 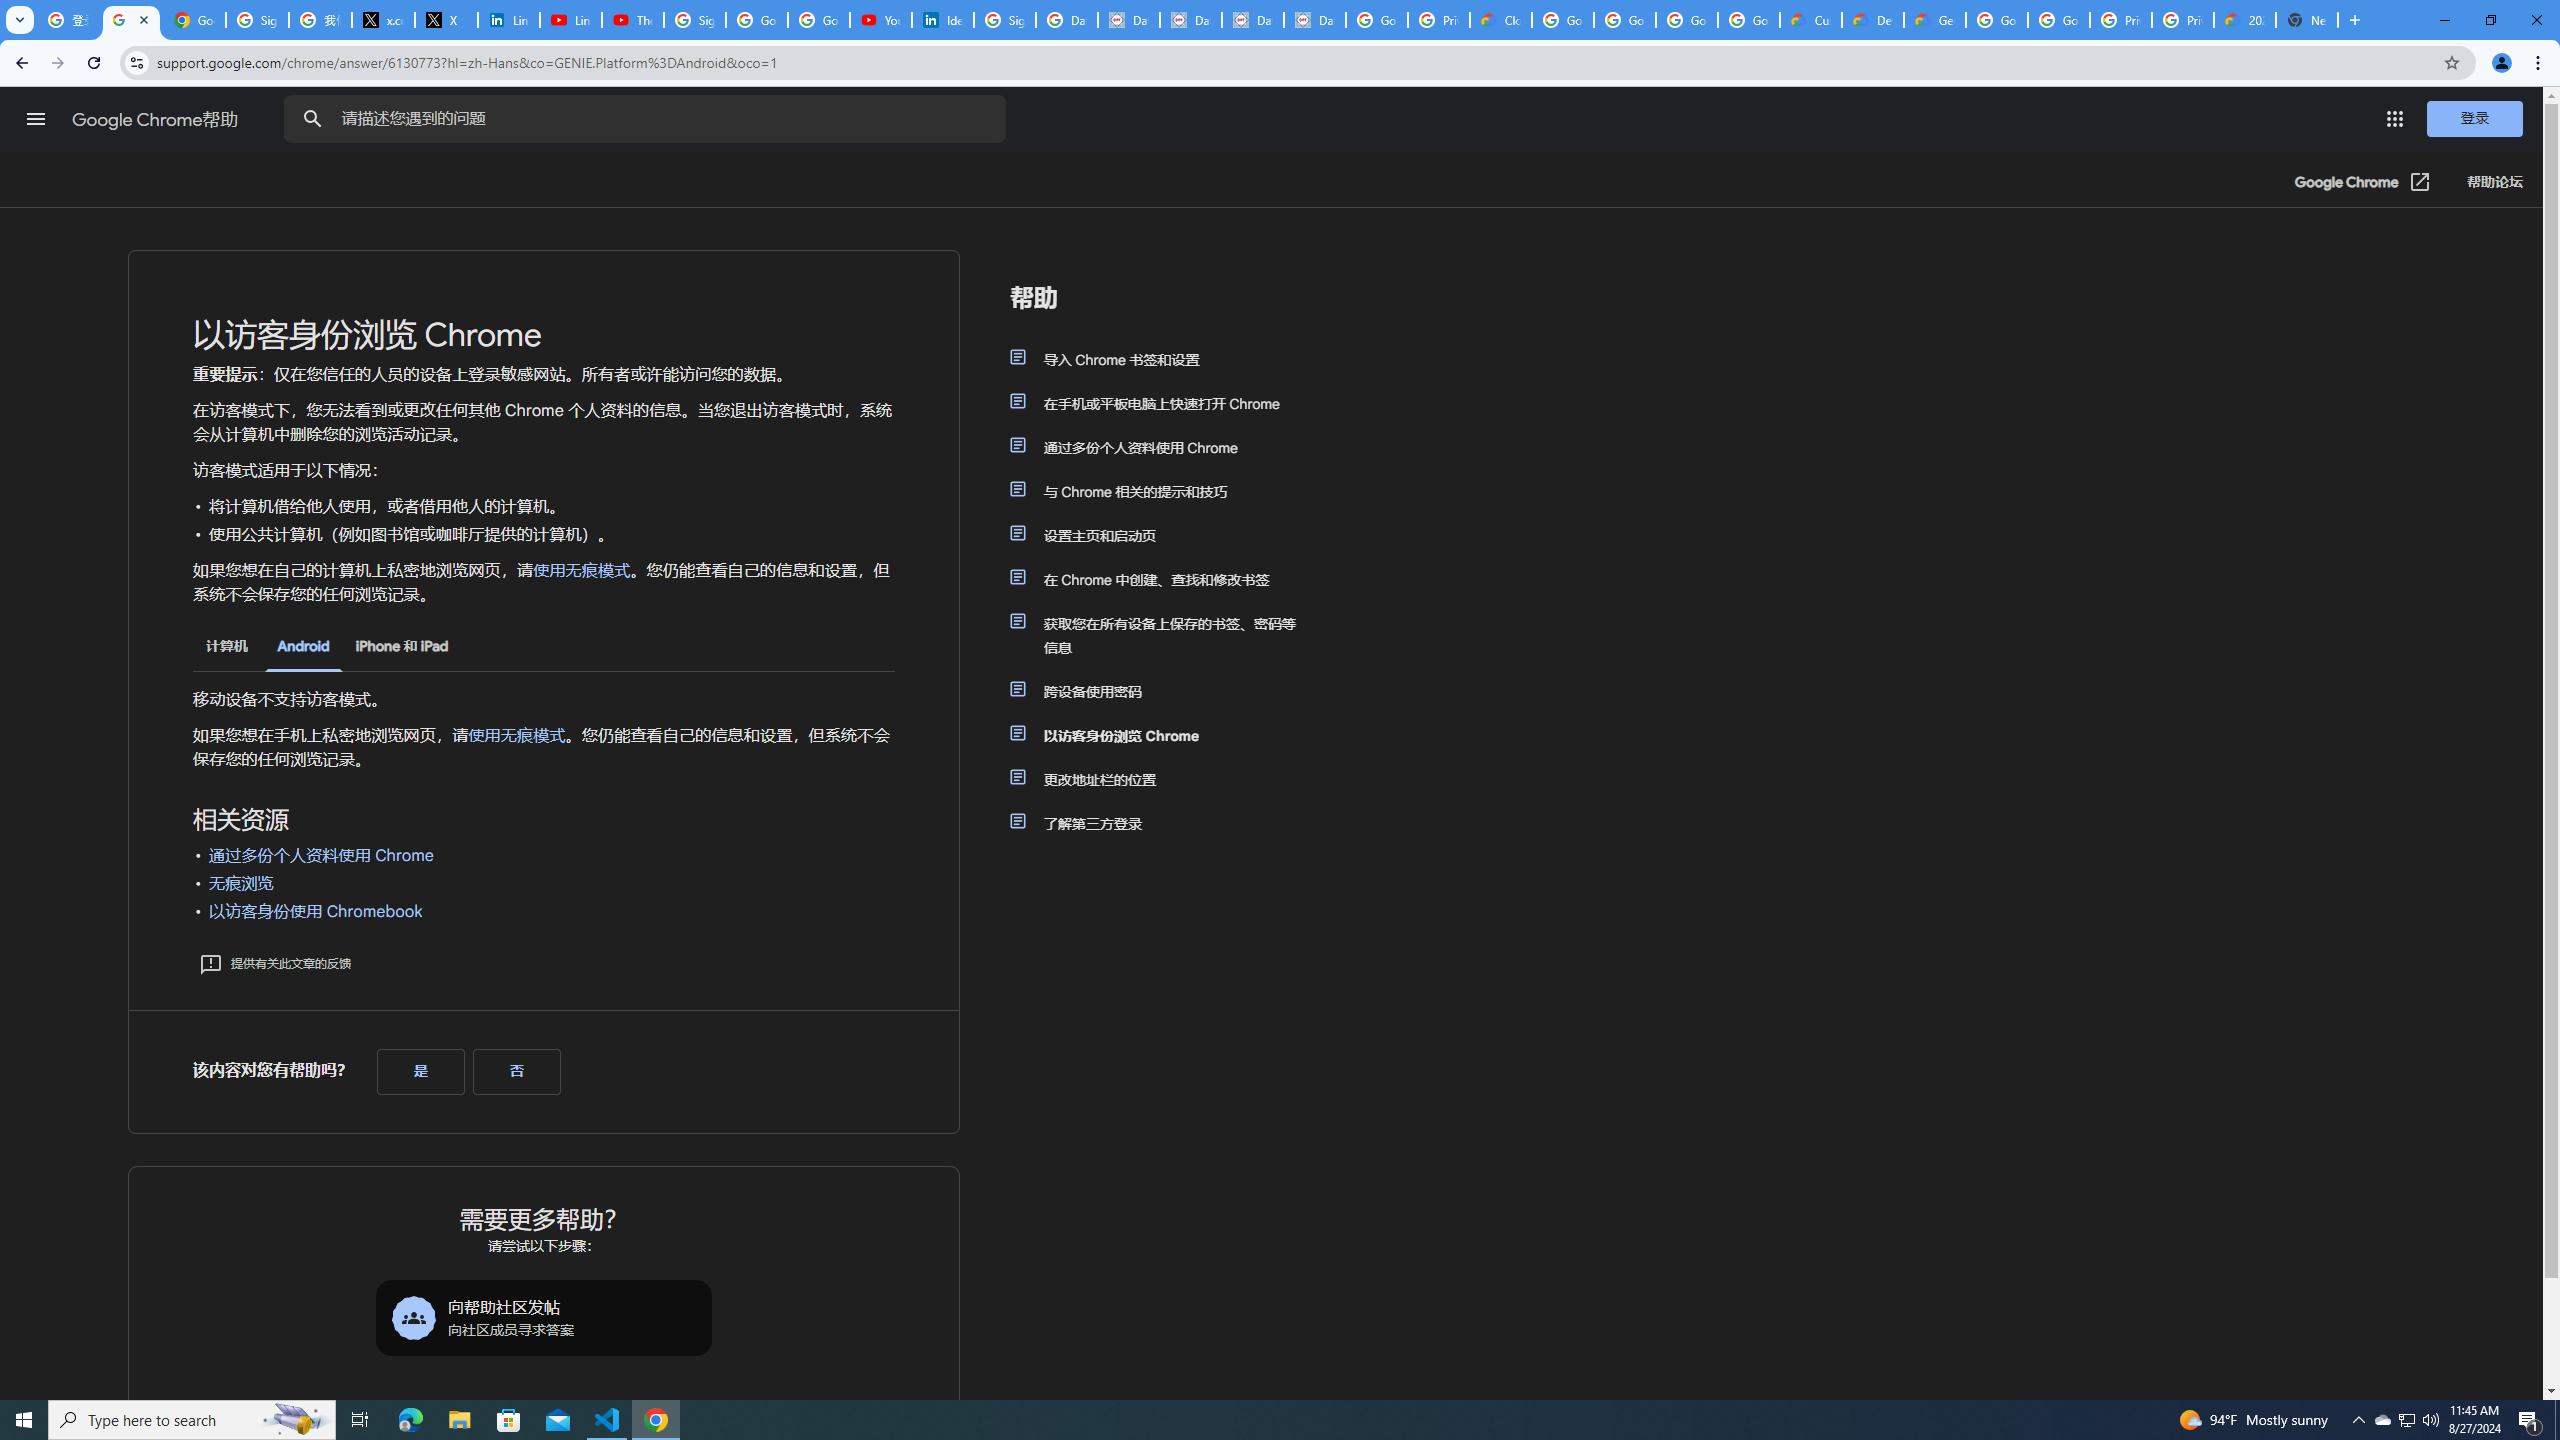 I want to click on 'Google Cloud Platform', so click(x=1996, y=19).